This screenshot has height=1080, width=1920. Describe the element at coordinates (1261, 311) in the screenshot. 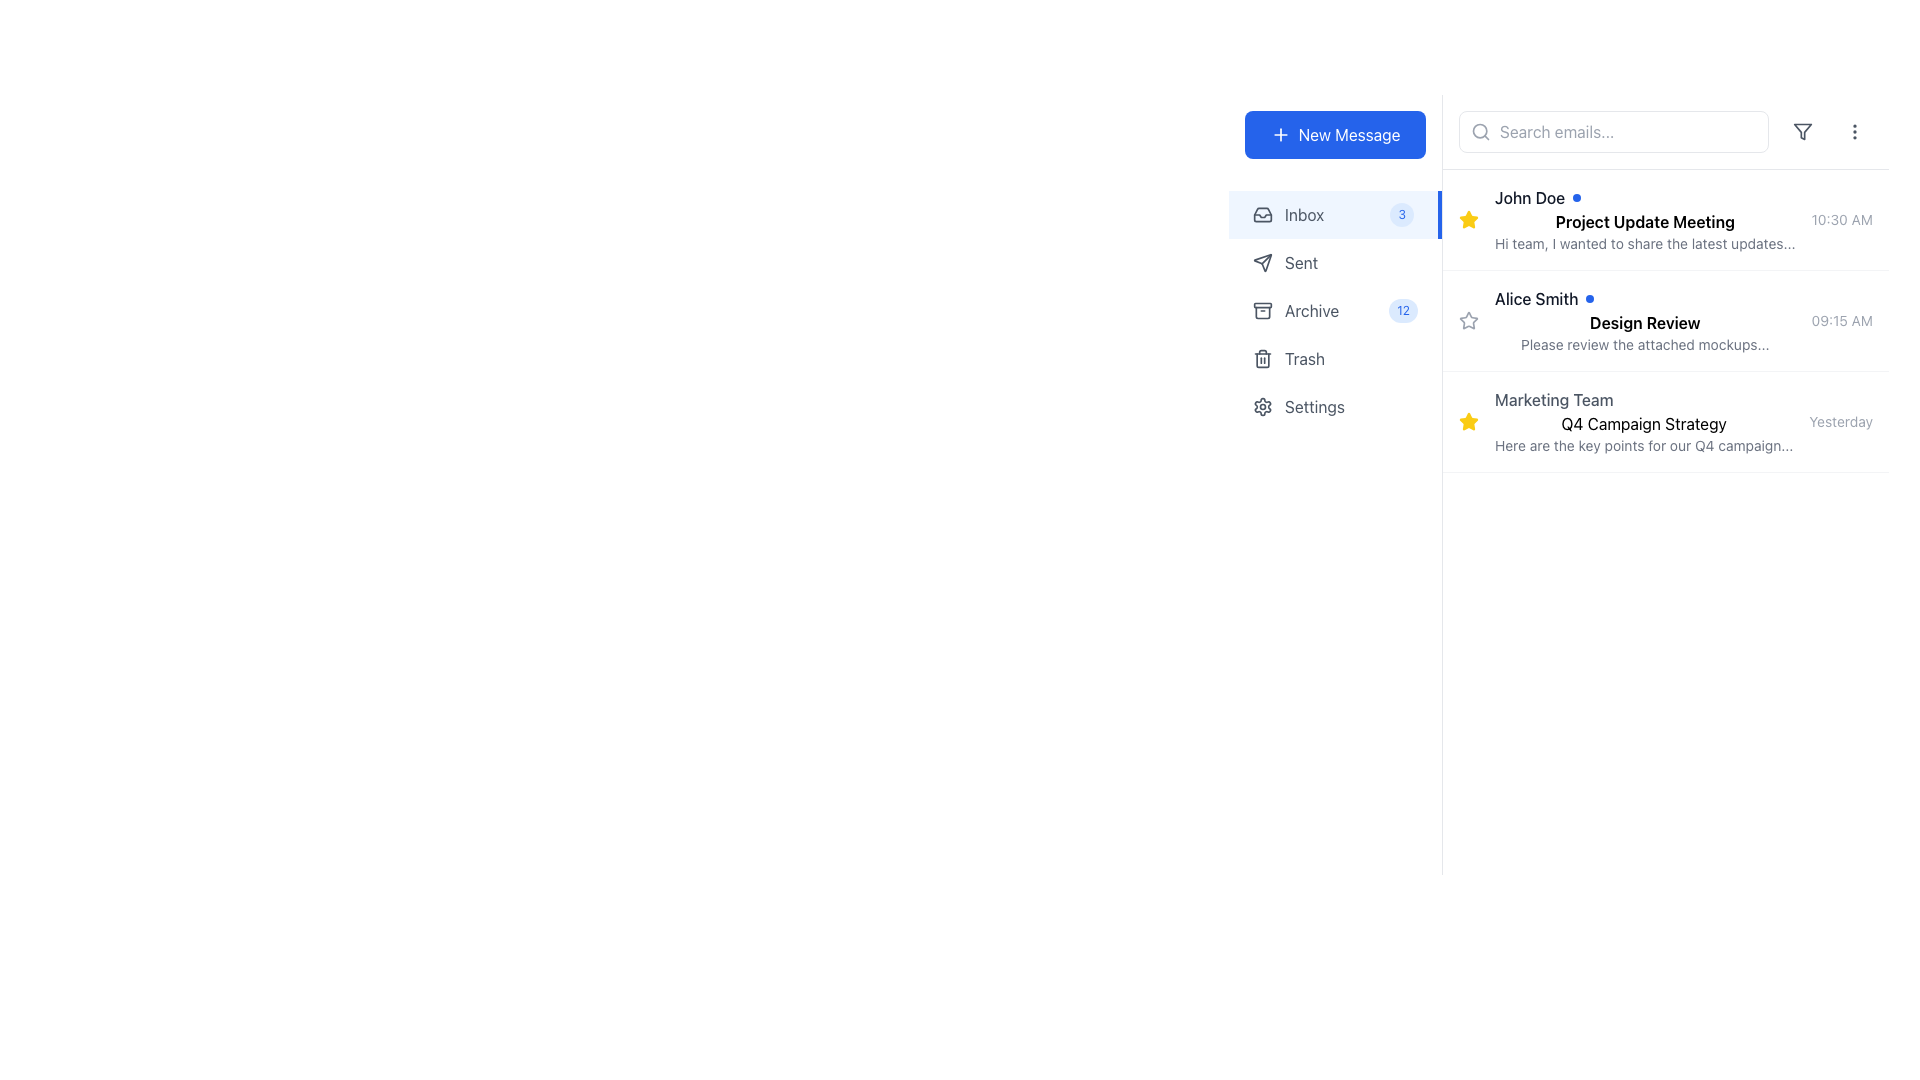

I see `the 'Archive' icon located on the left sidebar, which is positioned directly to the left of the 'Archive' label and above the numeric label '12'` at that location.